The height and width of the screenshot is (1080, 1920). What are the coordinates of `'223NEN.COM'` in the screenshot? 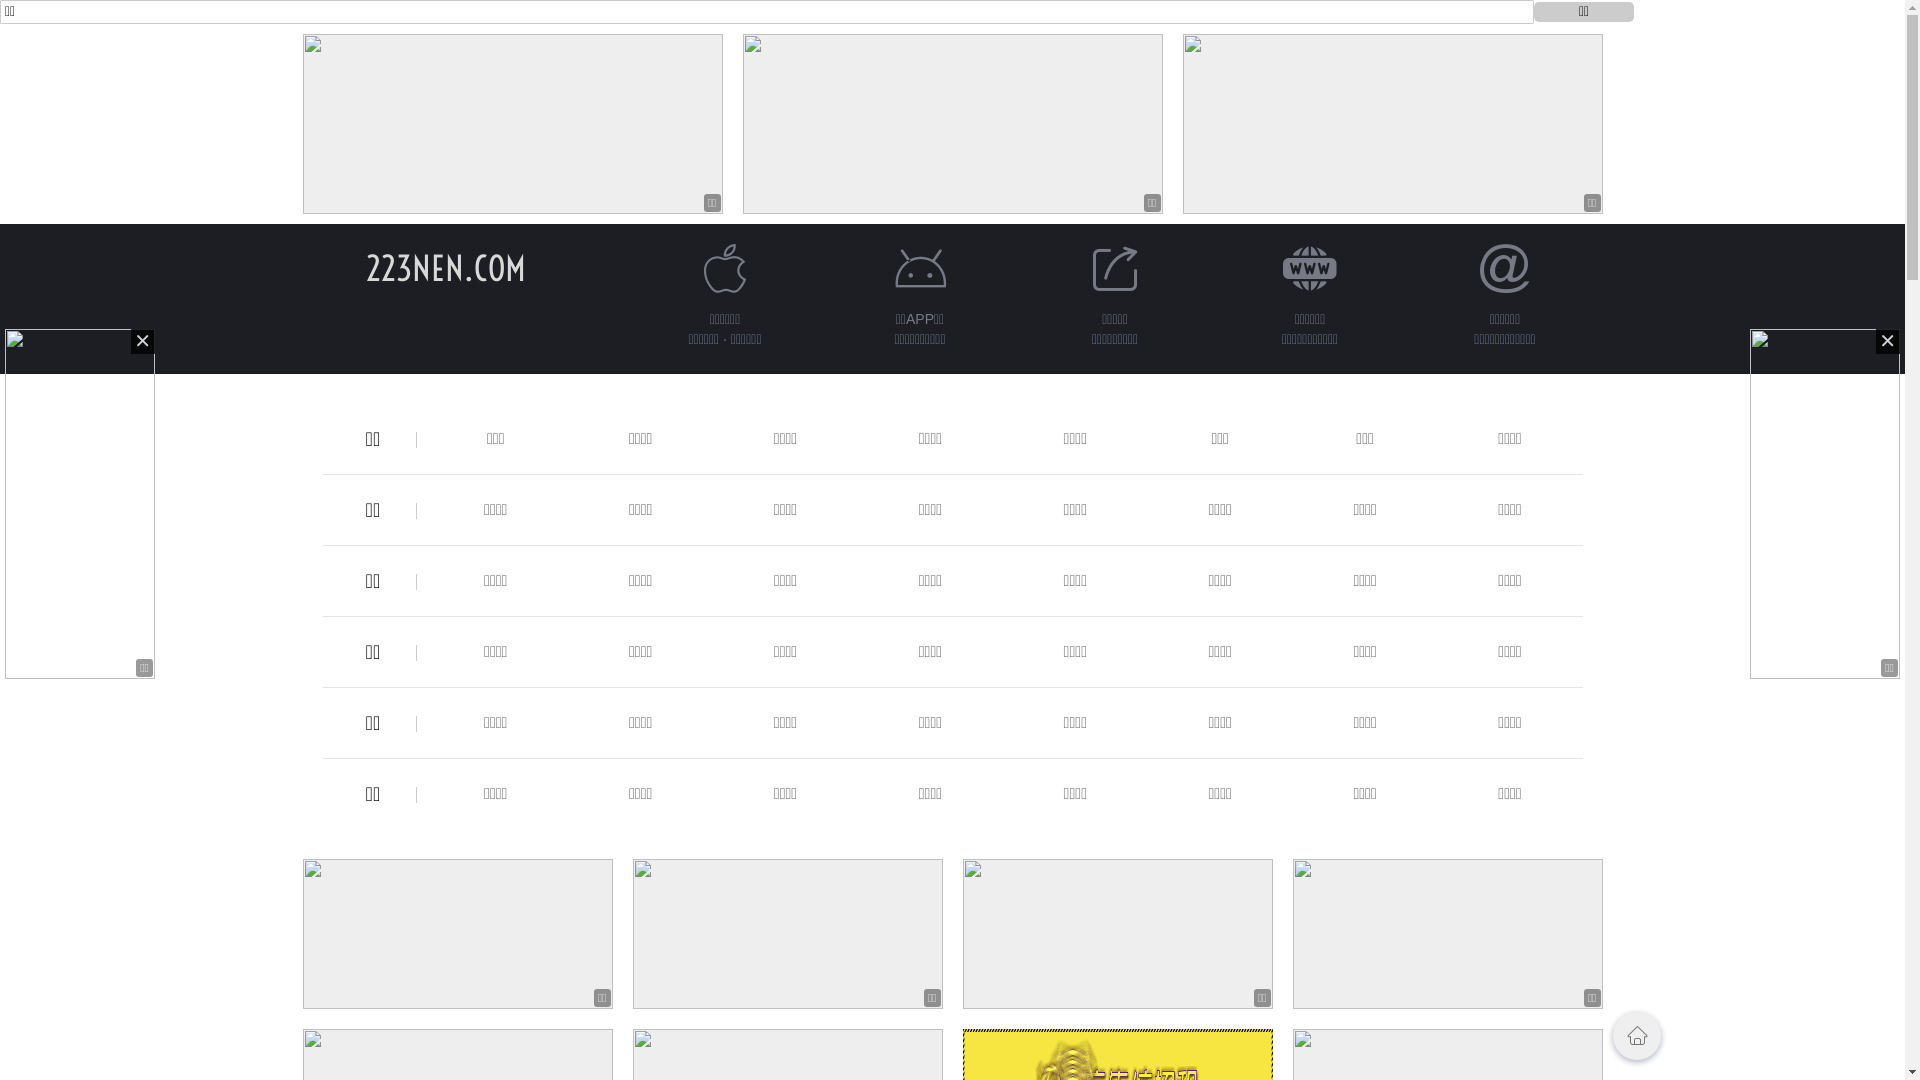 It's located at (445, 267).